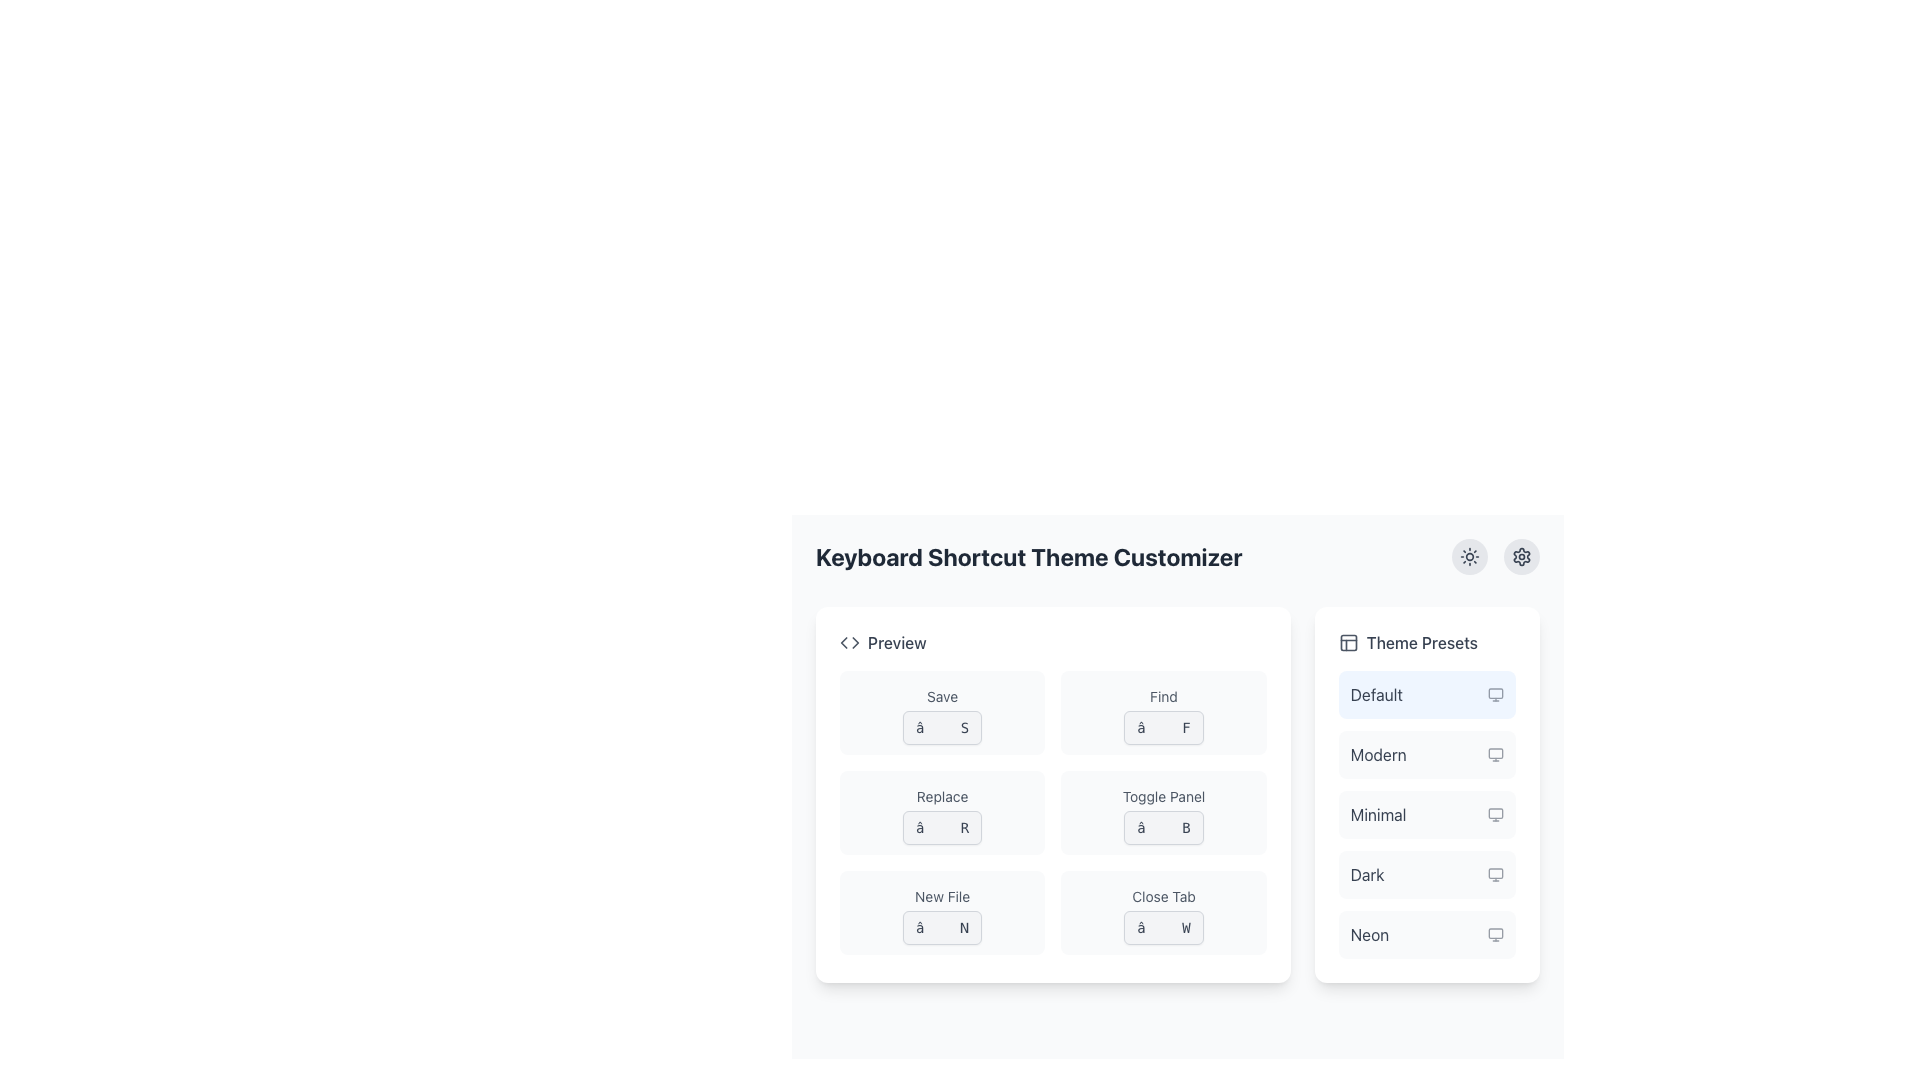 Image resolution: width=1920 pixels, height=1080 pixels. Describe the element at coordinates (1426, 874) in the screenshot. I see `the 'Dark' button, which is a rectangular button with slightly rounded corners located in the 'Theme Presets' section` at that location.